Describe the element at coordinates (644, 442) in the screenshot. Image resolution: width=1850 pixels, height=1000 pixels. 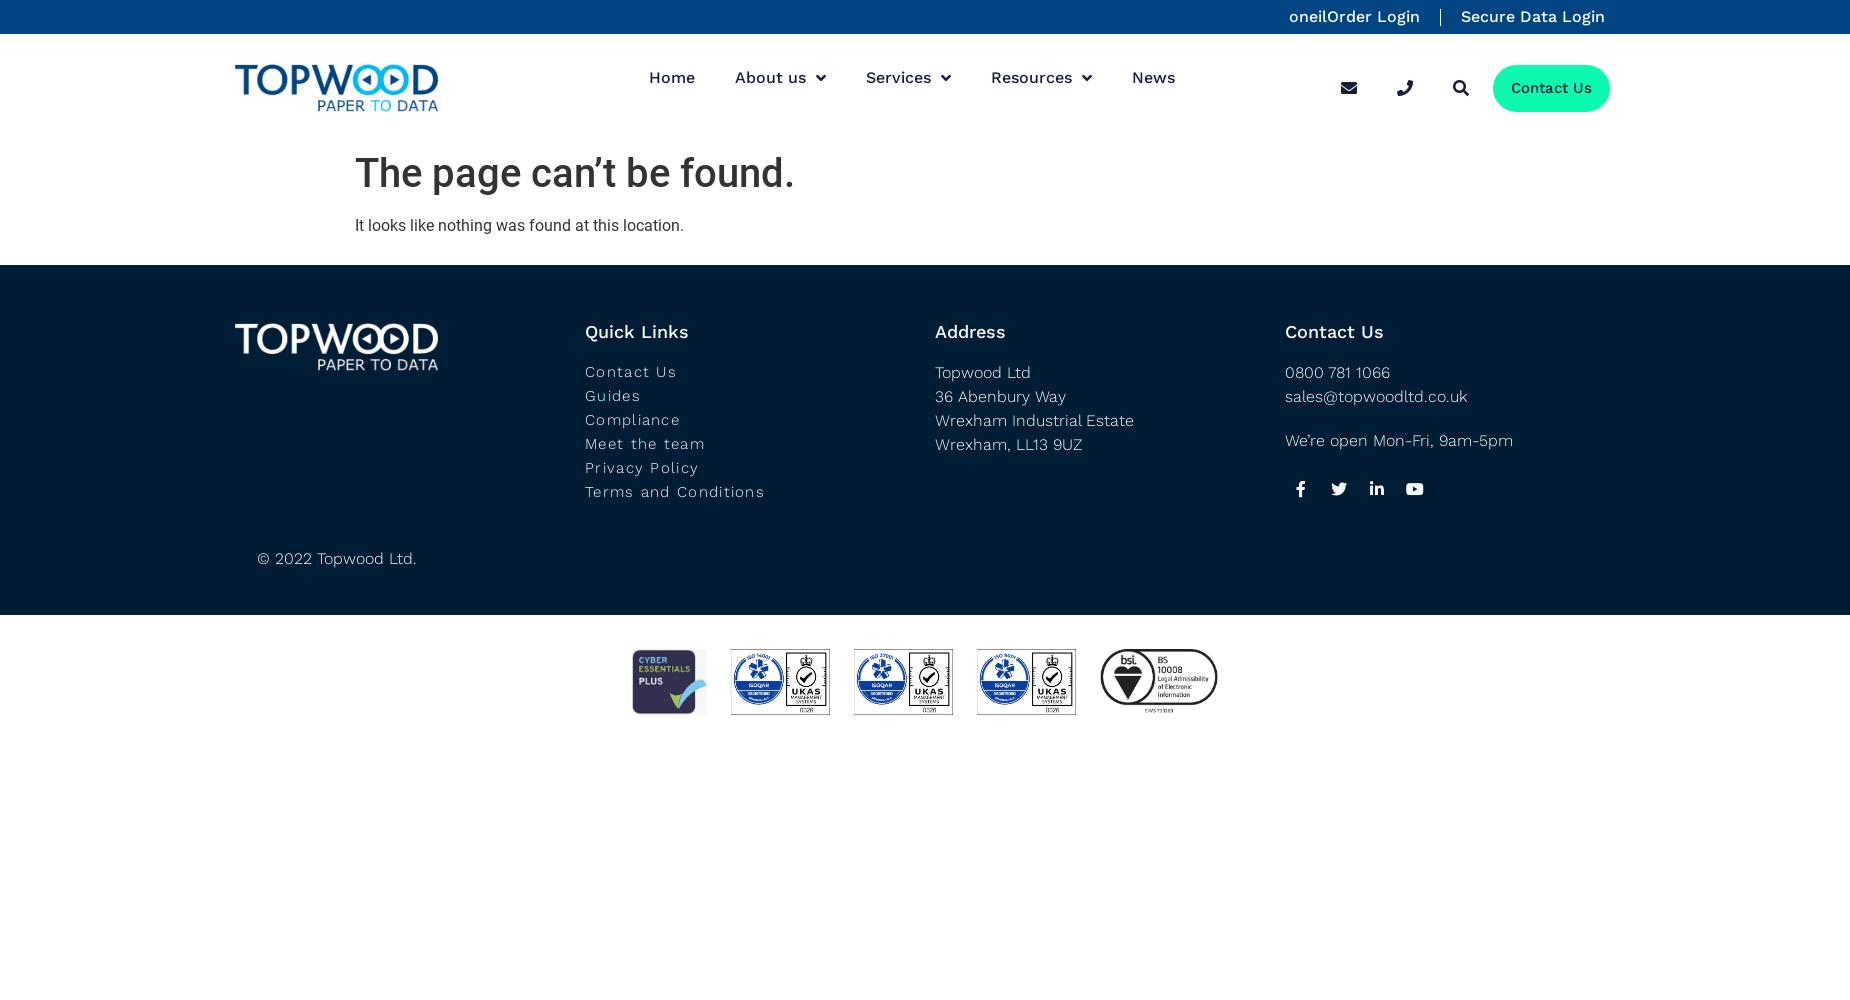
I see `'Meet the team'` at that location.